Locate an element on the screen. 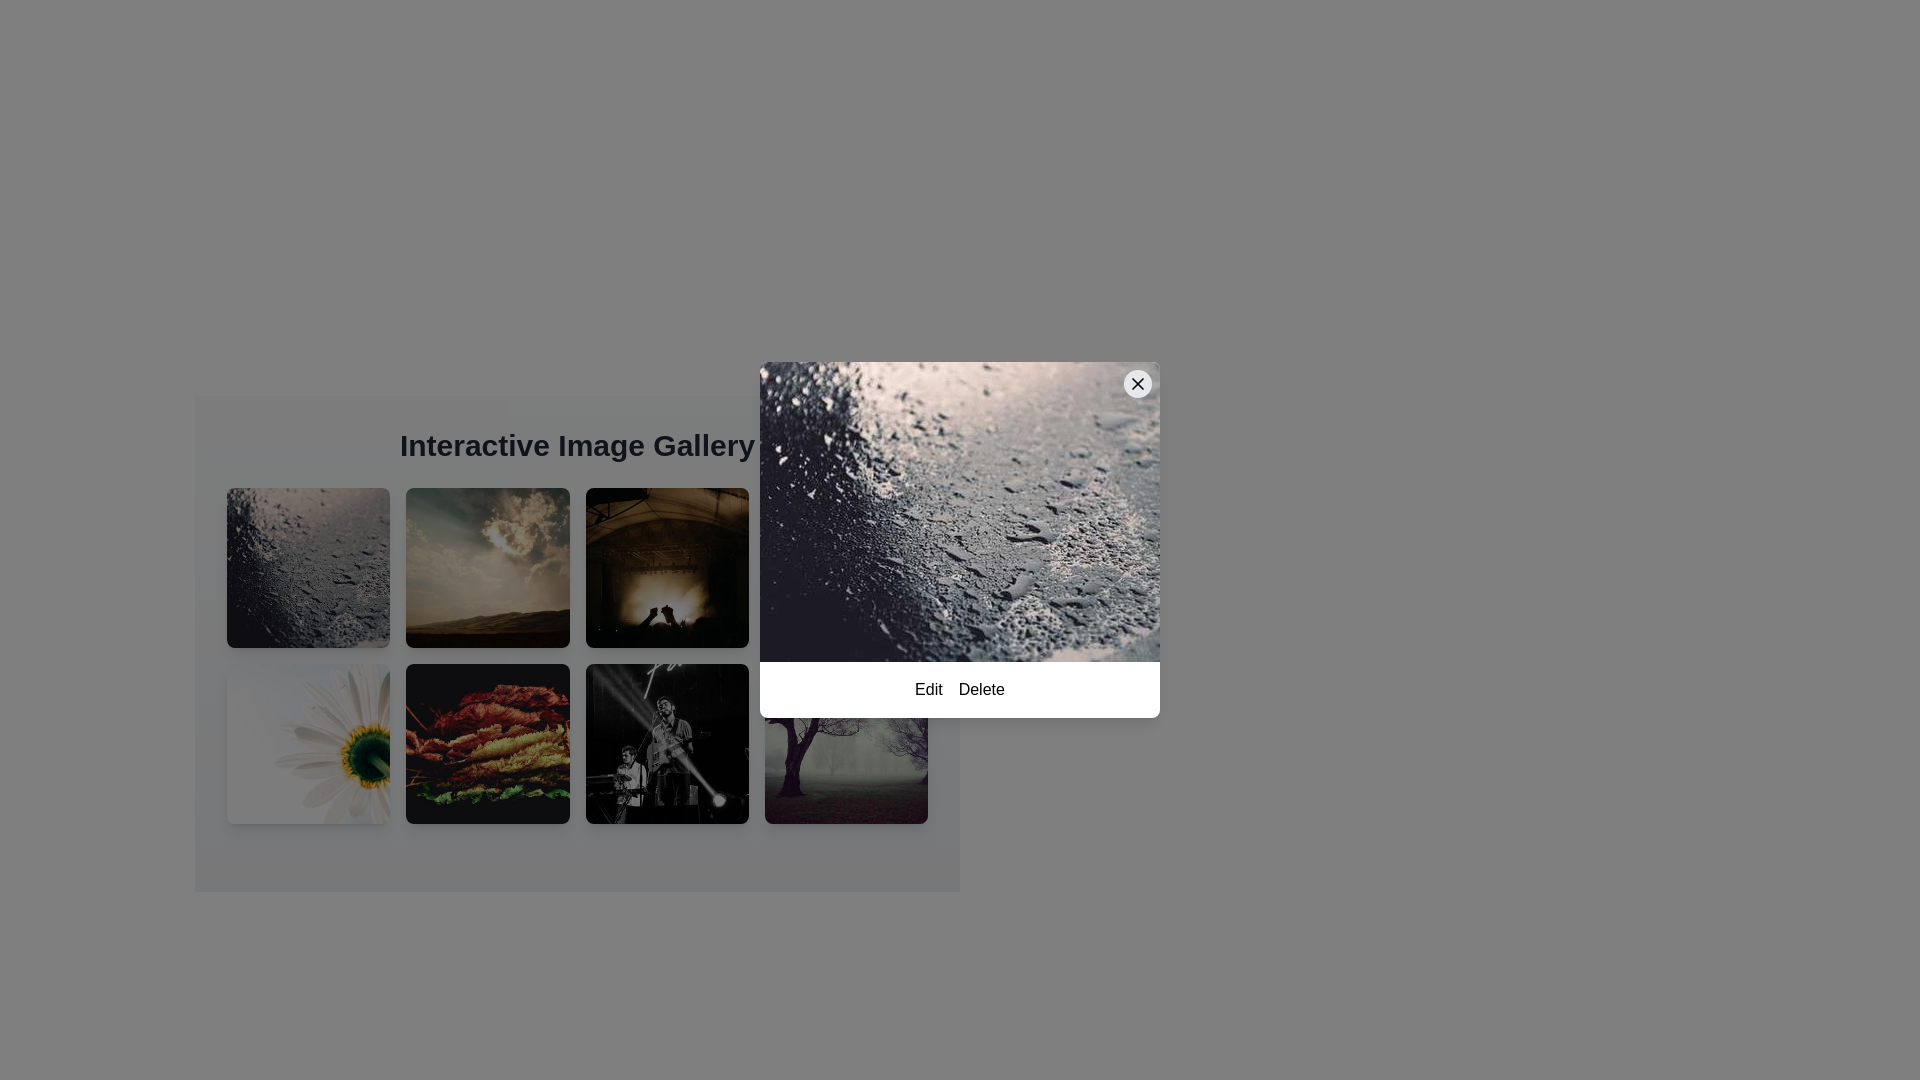 Image resolution: width=1920 pixels, height=1080 pixels. the second clickable gallery image featuring a landscape with a cloudy sky is located at coordinates (487, 567).